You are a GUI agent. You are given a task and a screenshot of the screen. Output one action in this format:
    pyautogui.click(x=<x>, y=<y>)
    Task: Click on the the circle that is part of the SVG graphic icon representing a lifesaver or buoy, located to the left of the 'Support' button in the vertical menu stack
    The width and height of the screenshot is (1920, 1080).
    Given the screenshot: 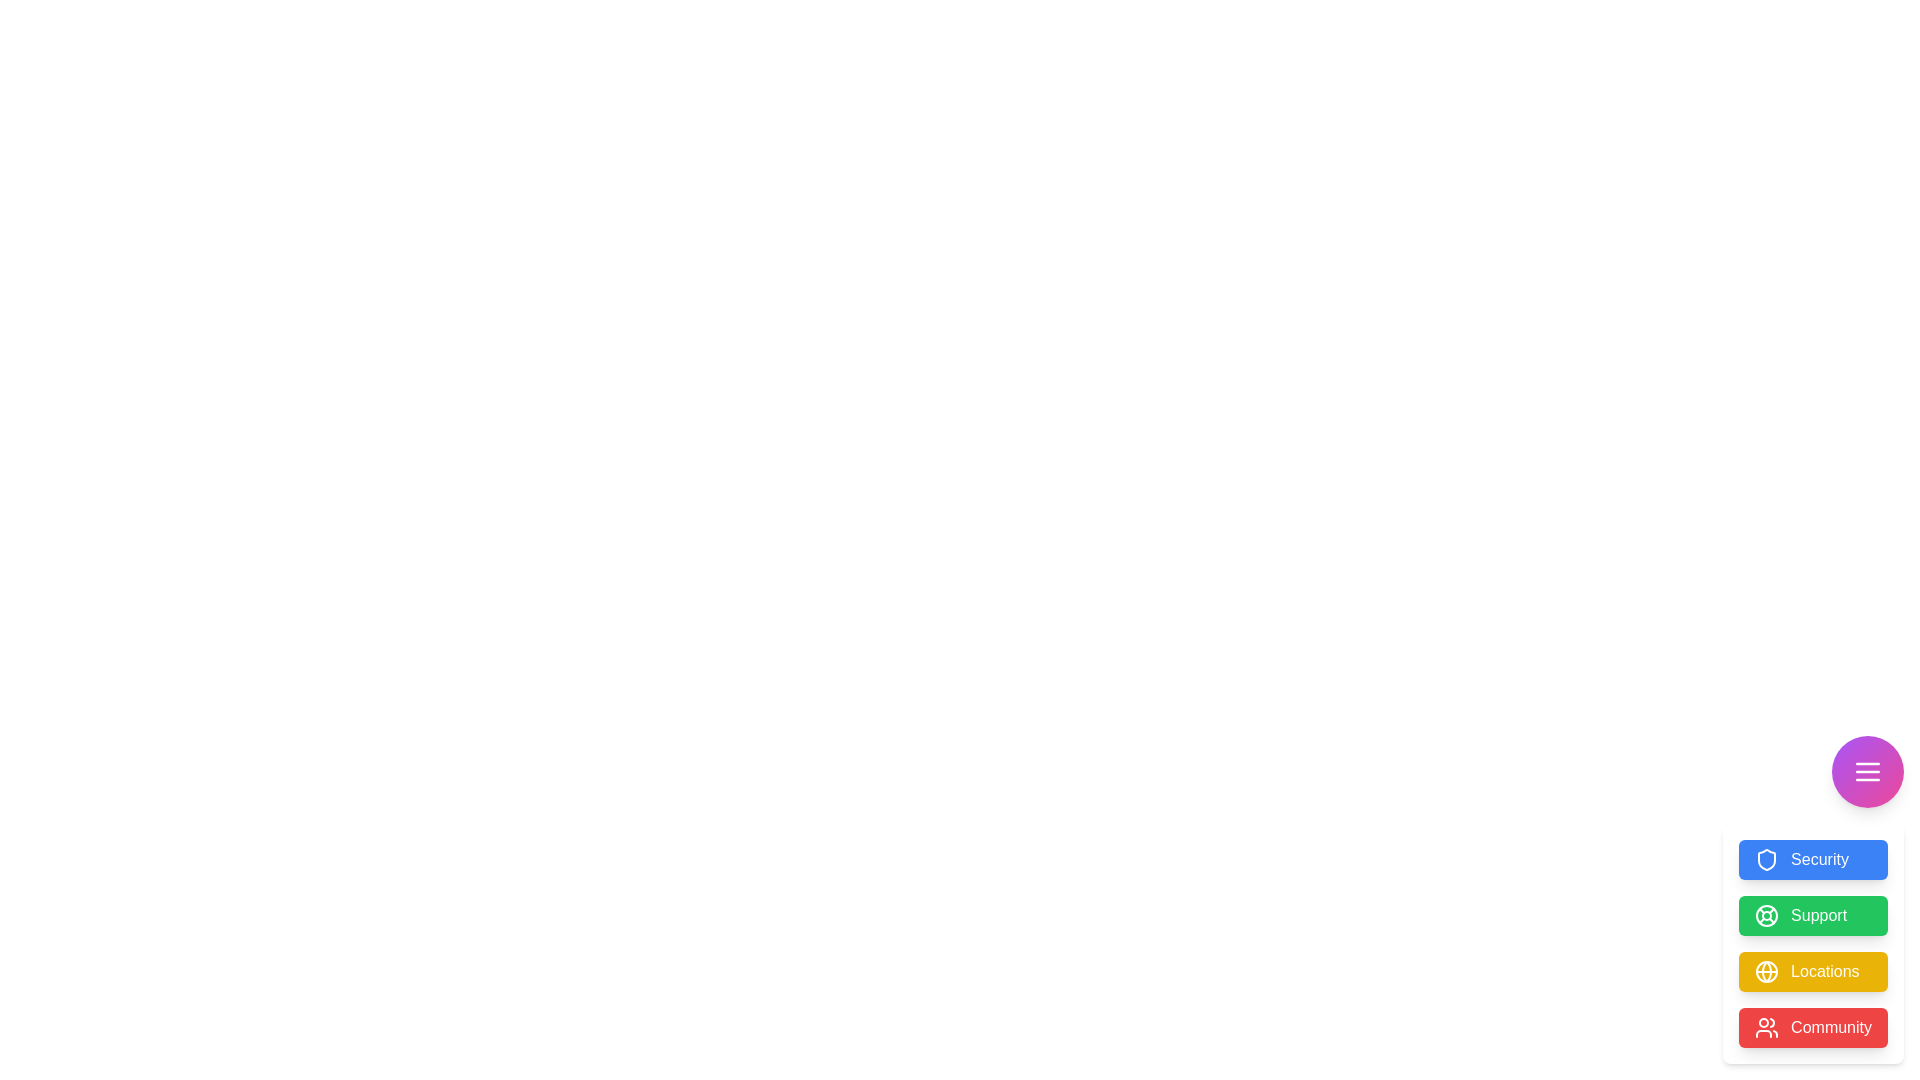 What is the action you would take?
    pyautogui.click(x=1767, y=915)
    